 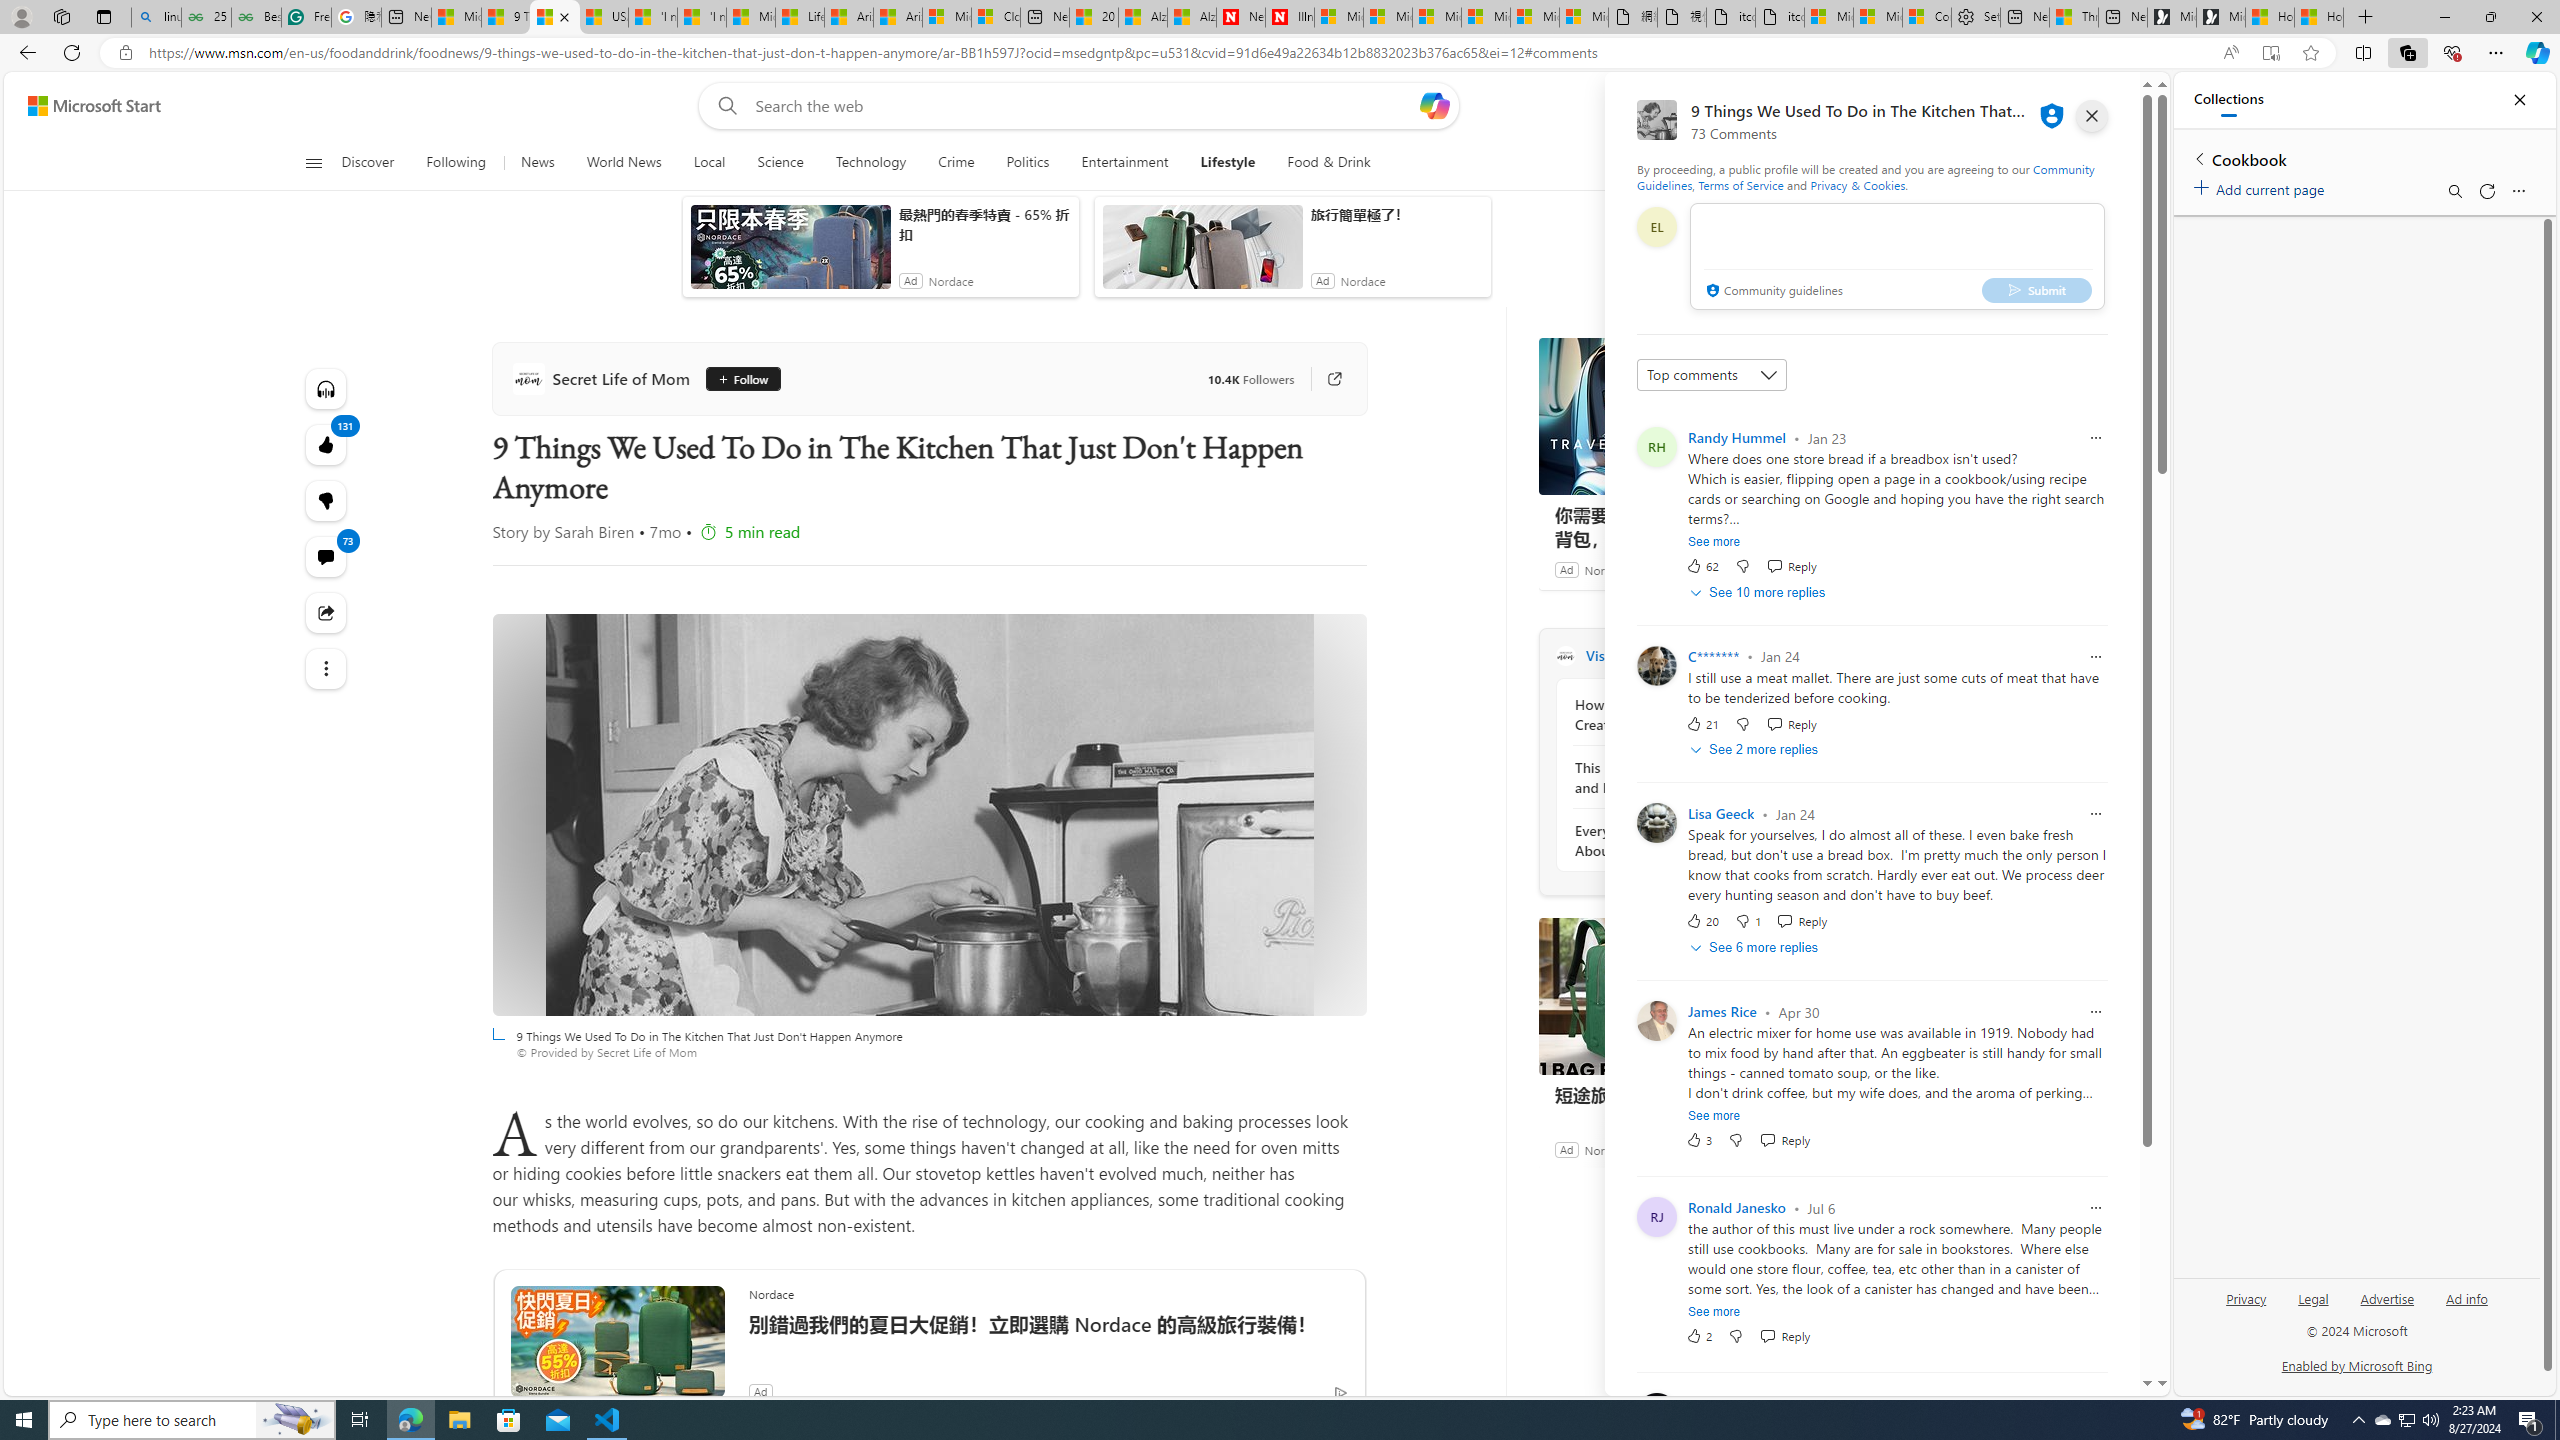 What do you see at coordinates (1712, 655) in the screenshot?
I see `'C*******'` at bounding box center [1712, 655].